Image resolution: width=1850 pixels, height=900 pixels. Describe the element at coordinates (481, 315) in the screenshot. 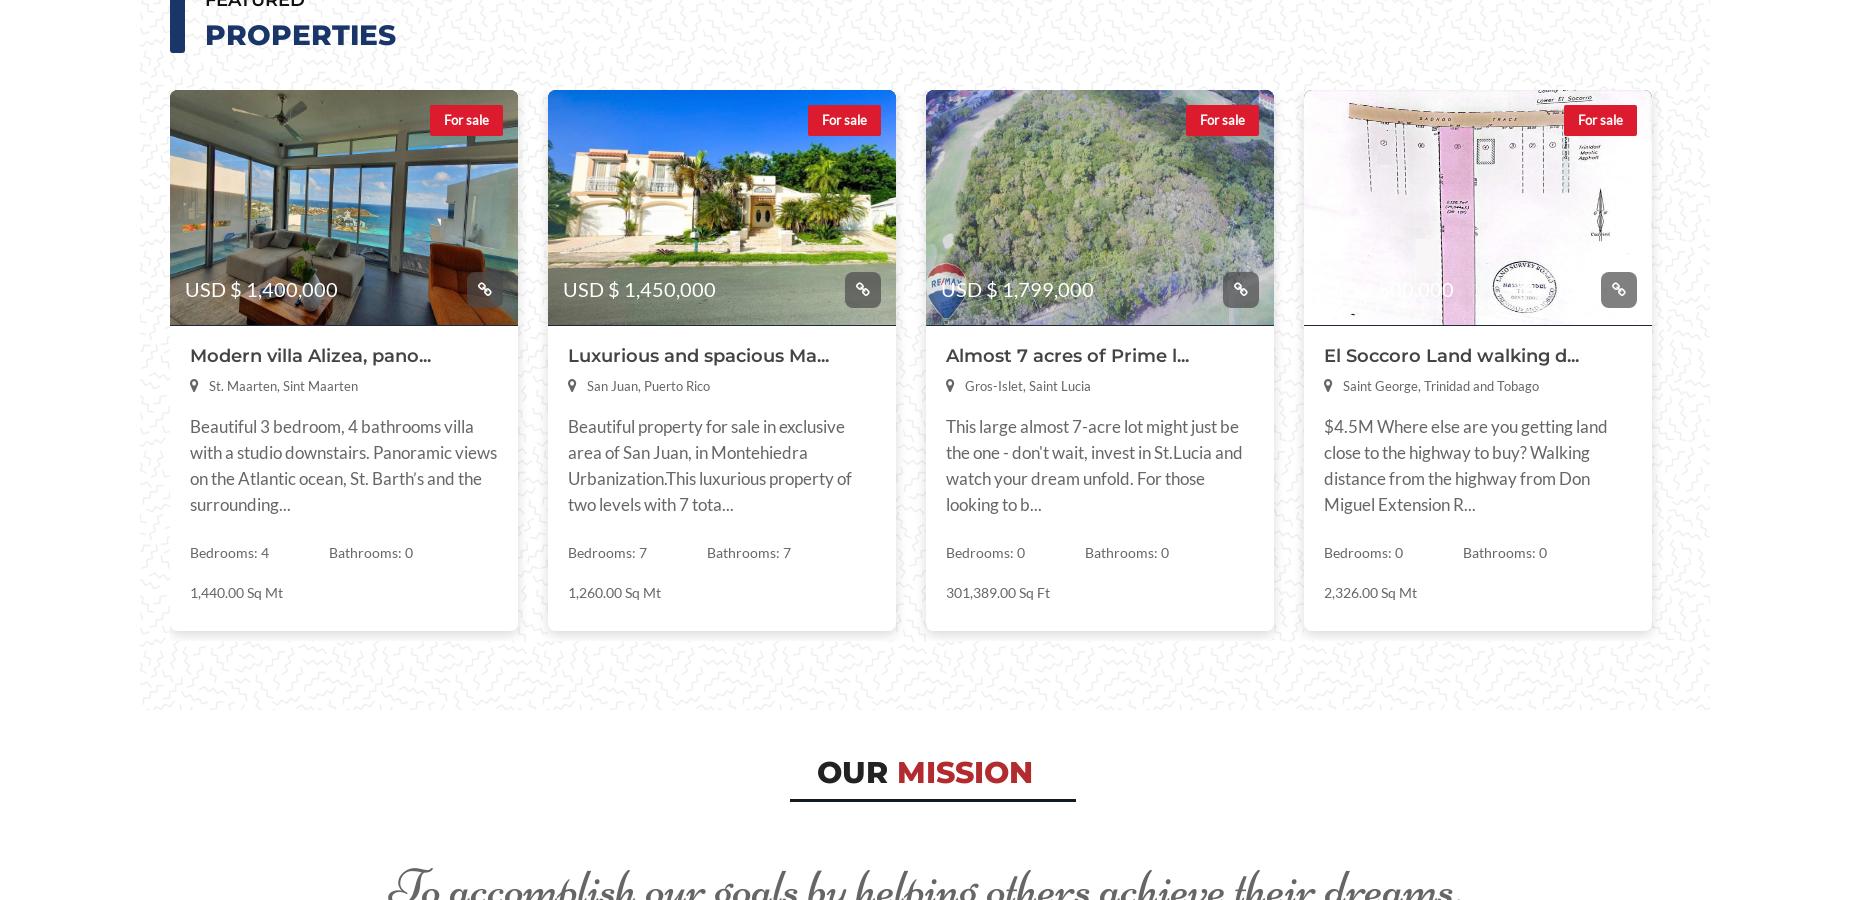

I see `'Saint Barthelemy'` at that location.